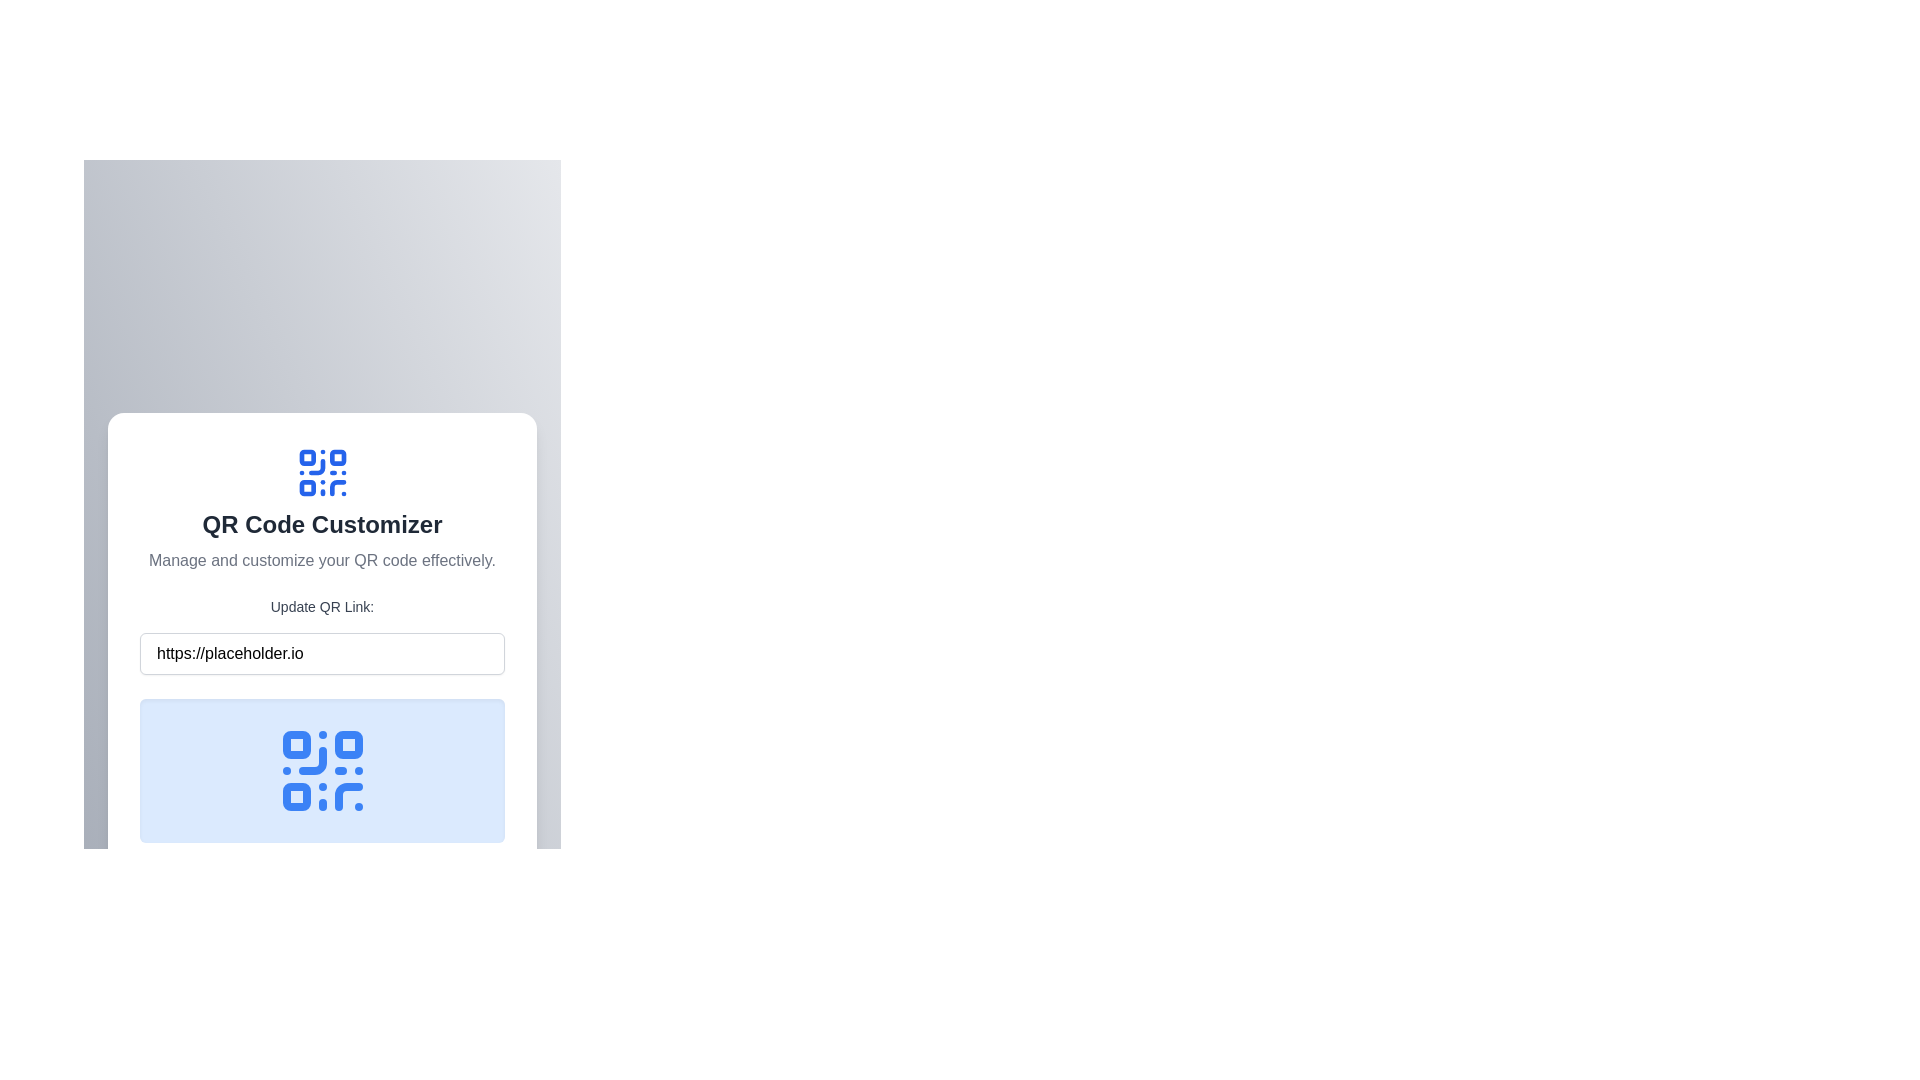 The image size is (1920, 1080). Describe the element at coordinates (322, 770) in the screenshot. I see `the stylized blue QR code icon located at the center bottom of the 'QR Code Customizer' card, which features larger squares at its corners and smaller blue dots in between` at that location.